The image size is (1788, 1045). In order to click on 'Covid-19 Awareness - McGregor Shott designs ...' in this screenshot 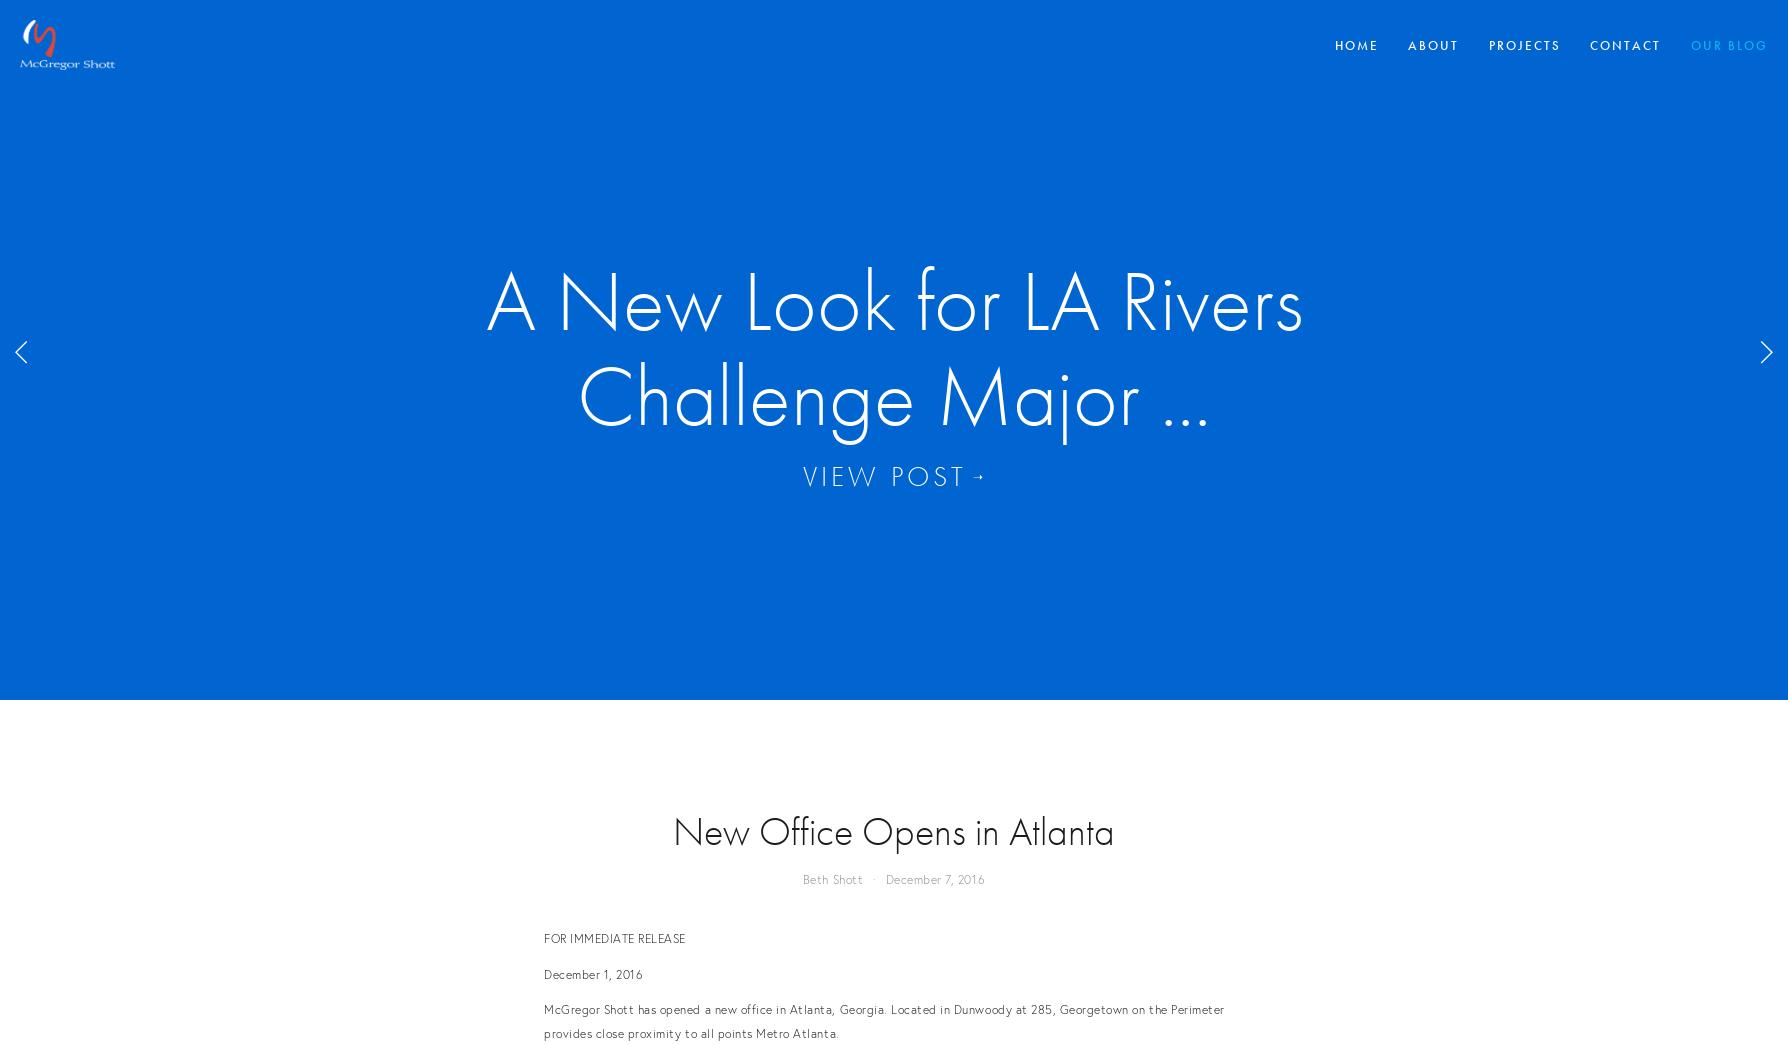, I will do `click(894, 347)`.